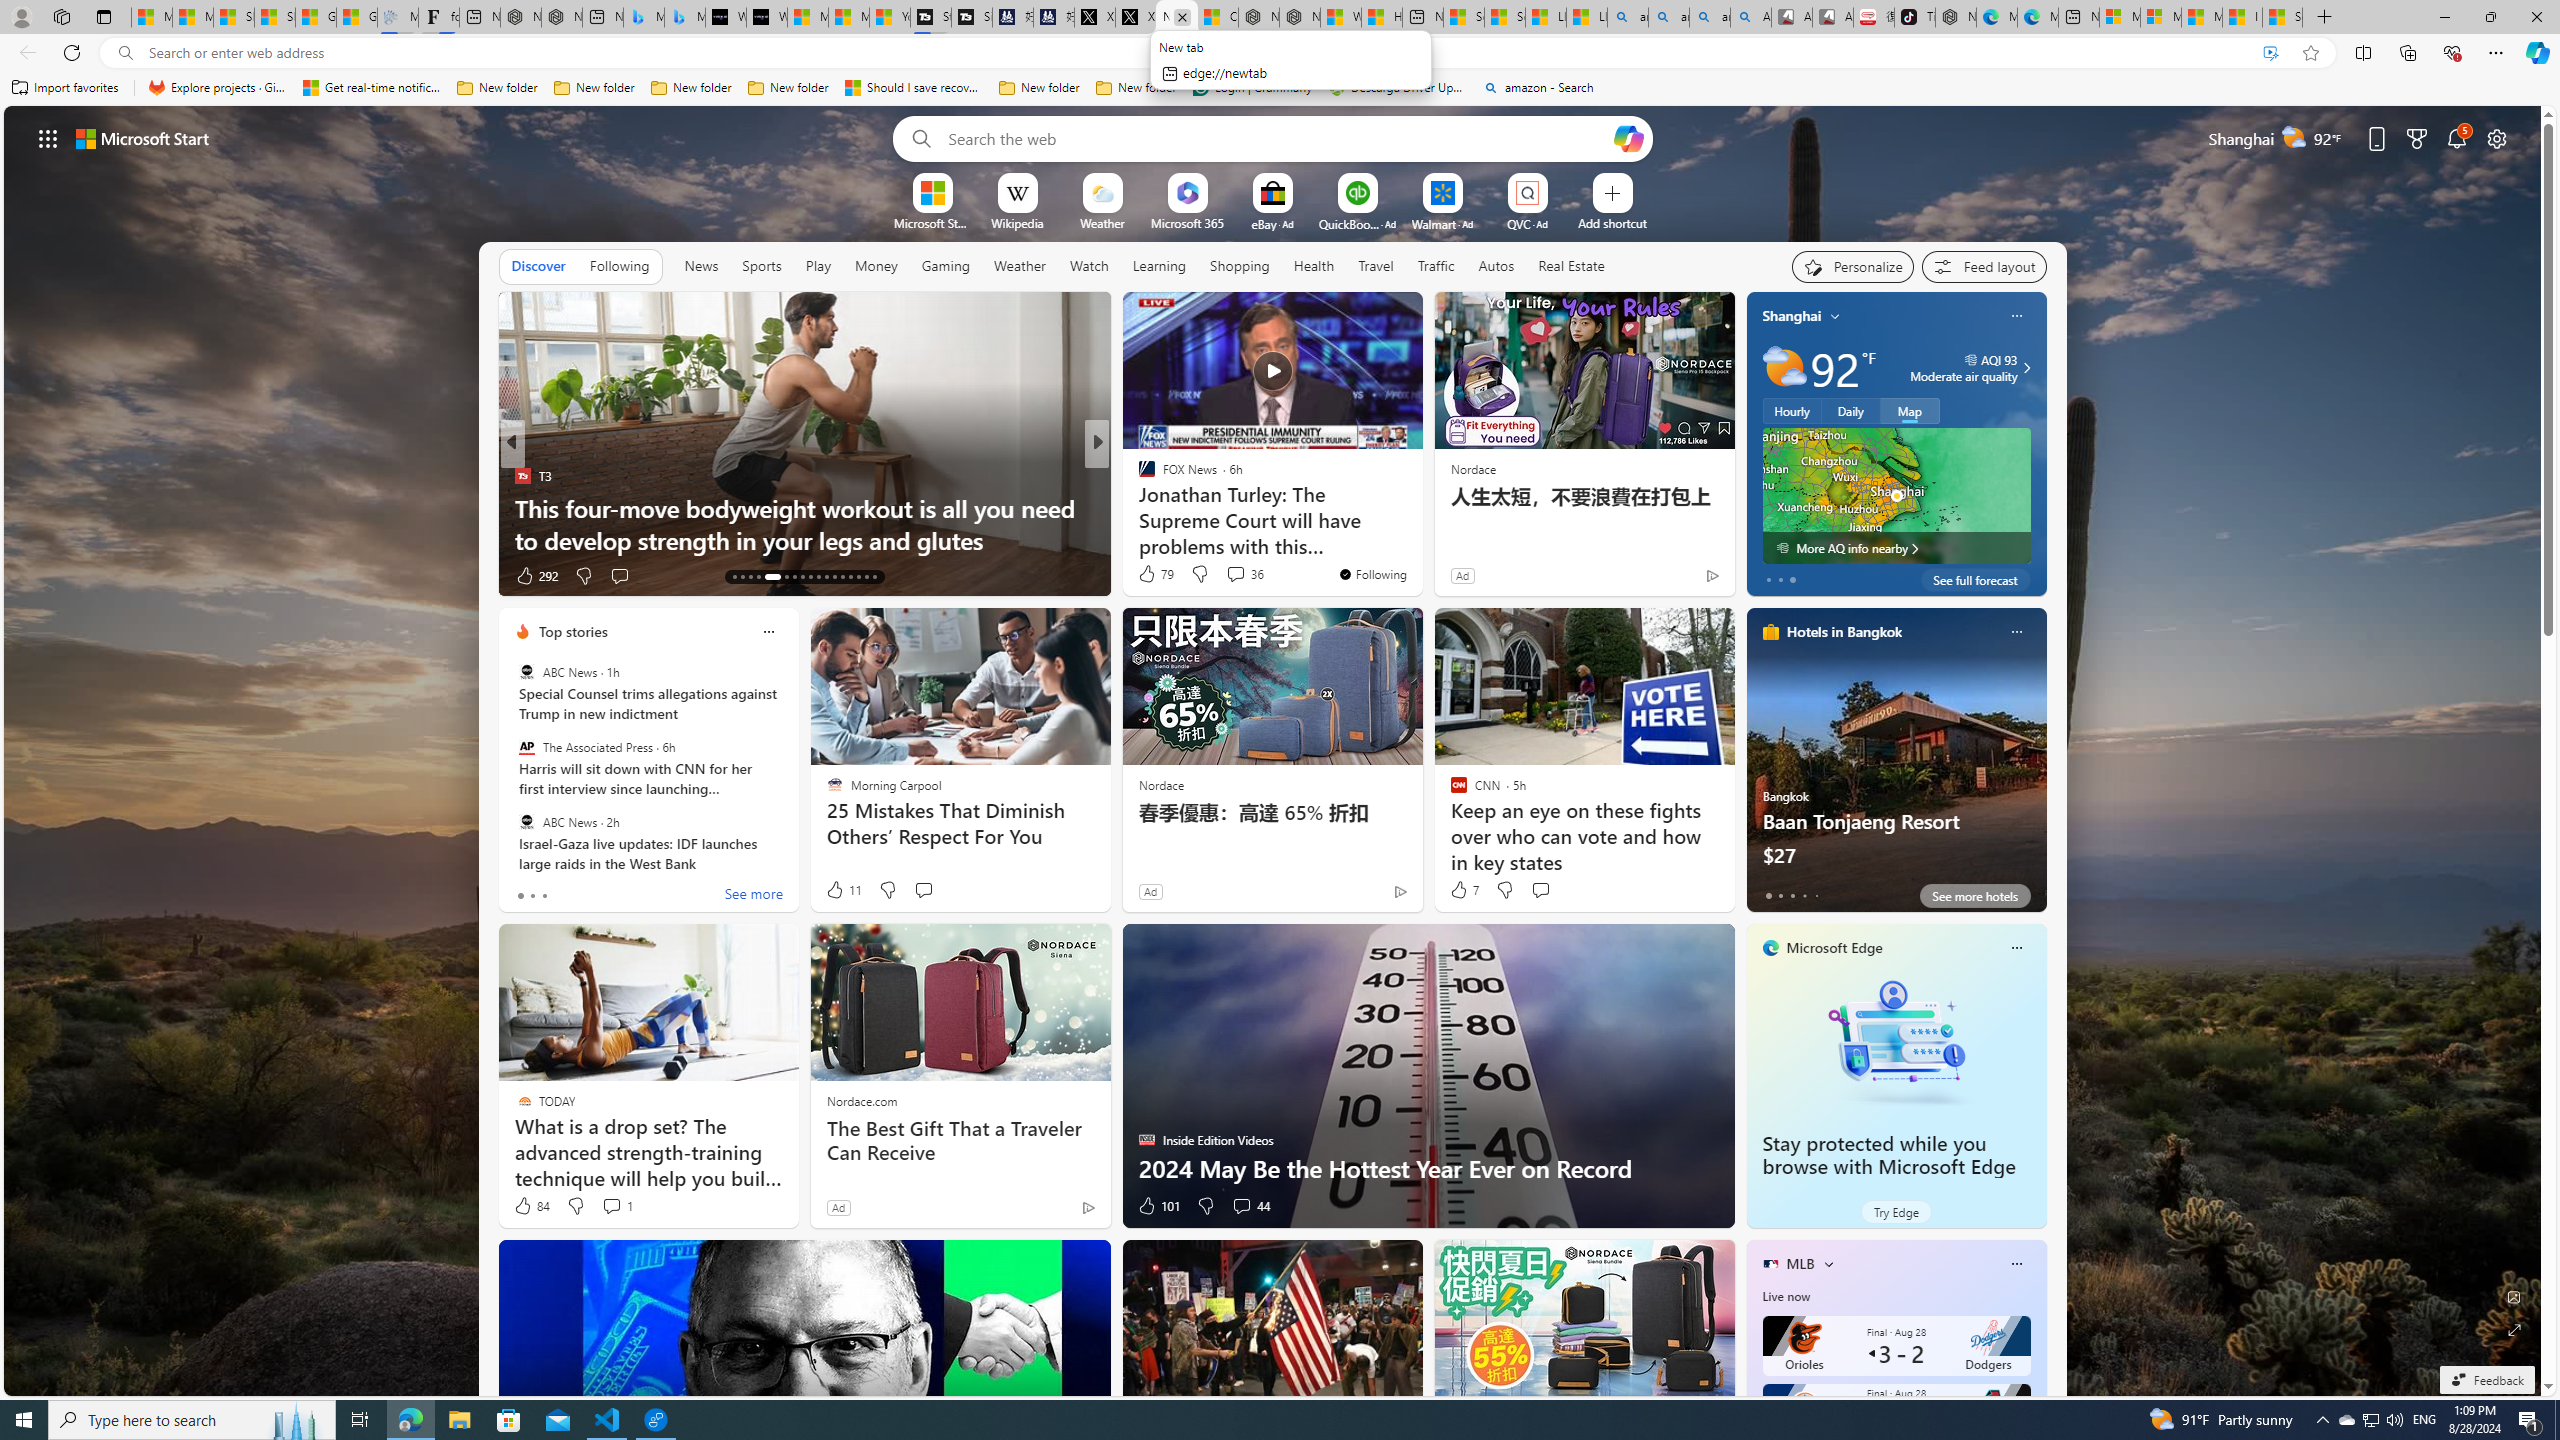 Image resolution: width=2560 pixels, height=1440 pixels. What do you see at coordinates (1627, 137) in the screenshot?
I see `'Open Copilot'` at bounding box center [1627, 137].